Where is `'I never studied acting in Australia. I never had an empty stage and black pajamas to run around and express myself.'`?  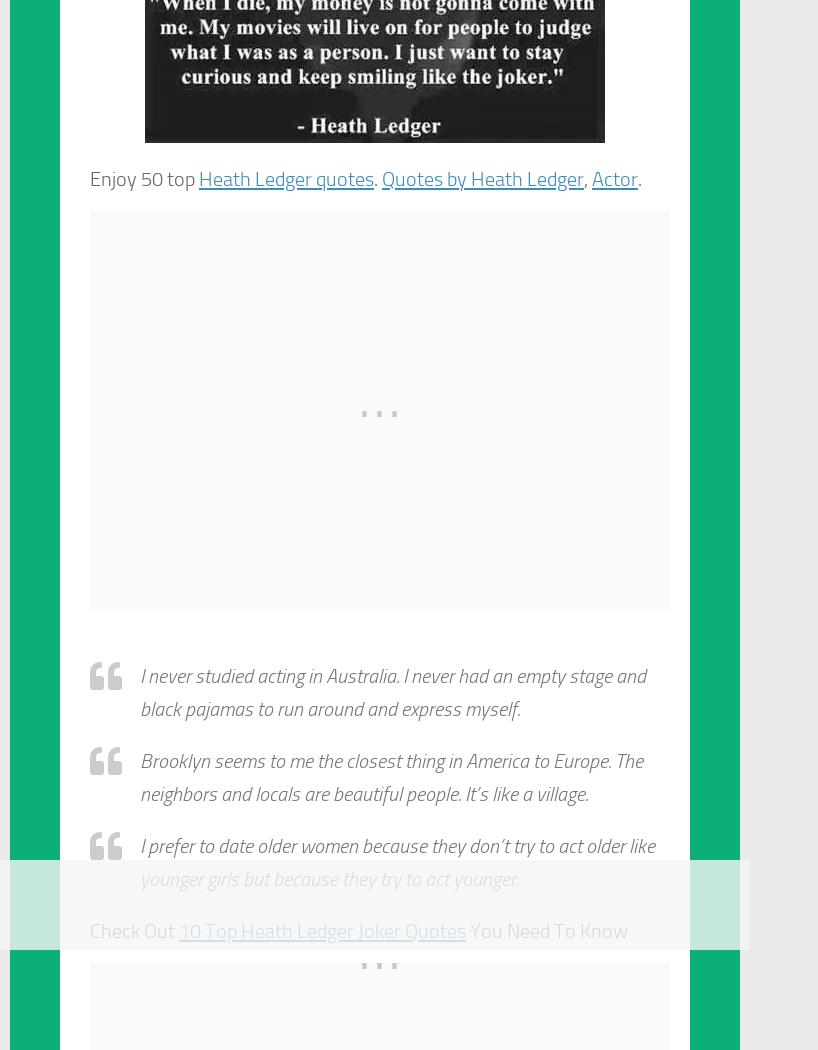 'I never studied acting in Australia. I never had an empty stage and black pajamas to run around and express myself.' is located at coordinates (138, 691).